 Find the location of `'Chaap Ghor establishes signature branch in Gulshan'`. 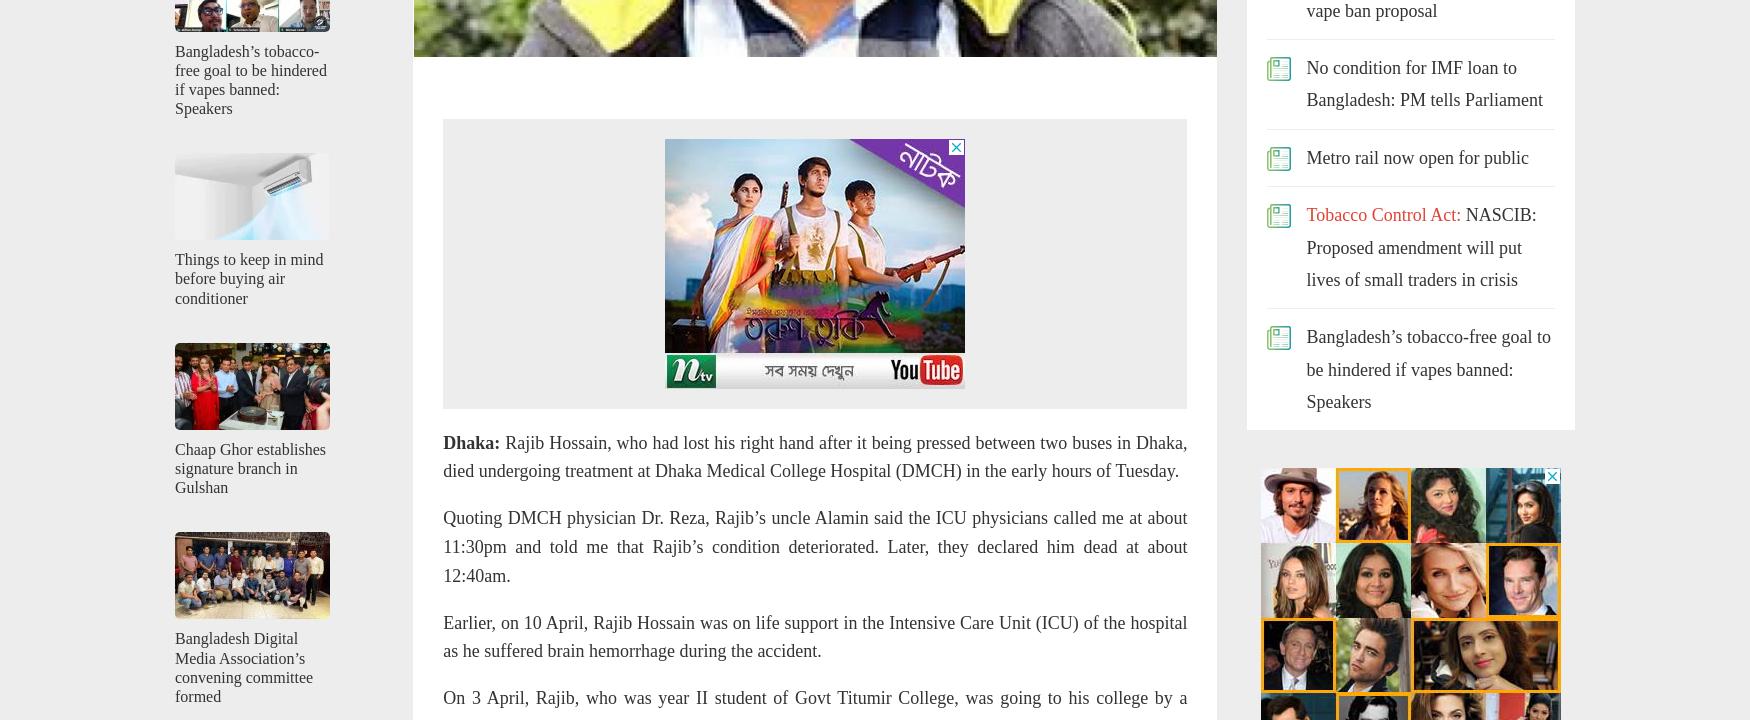

'Chaap Ghor establishes signature branch in Gulshan' is located at coordinates (250, 468).